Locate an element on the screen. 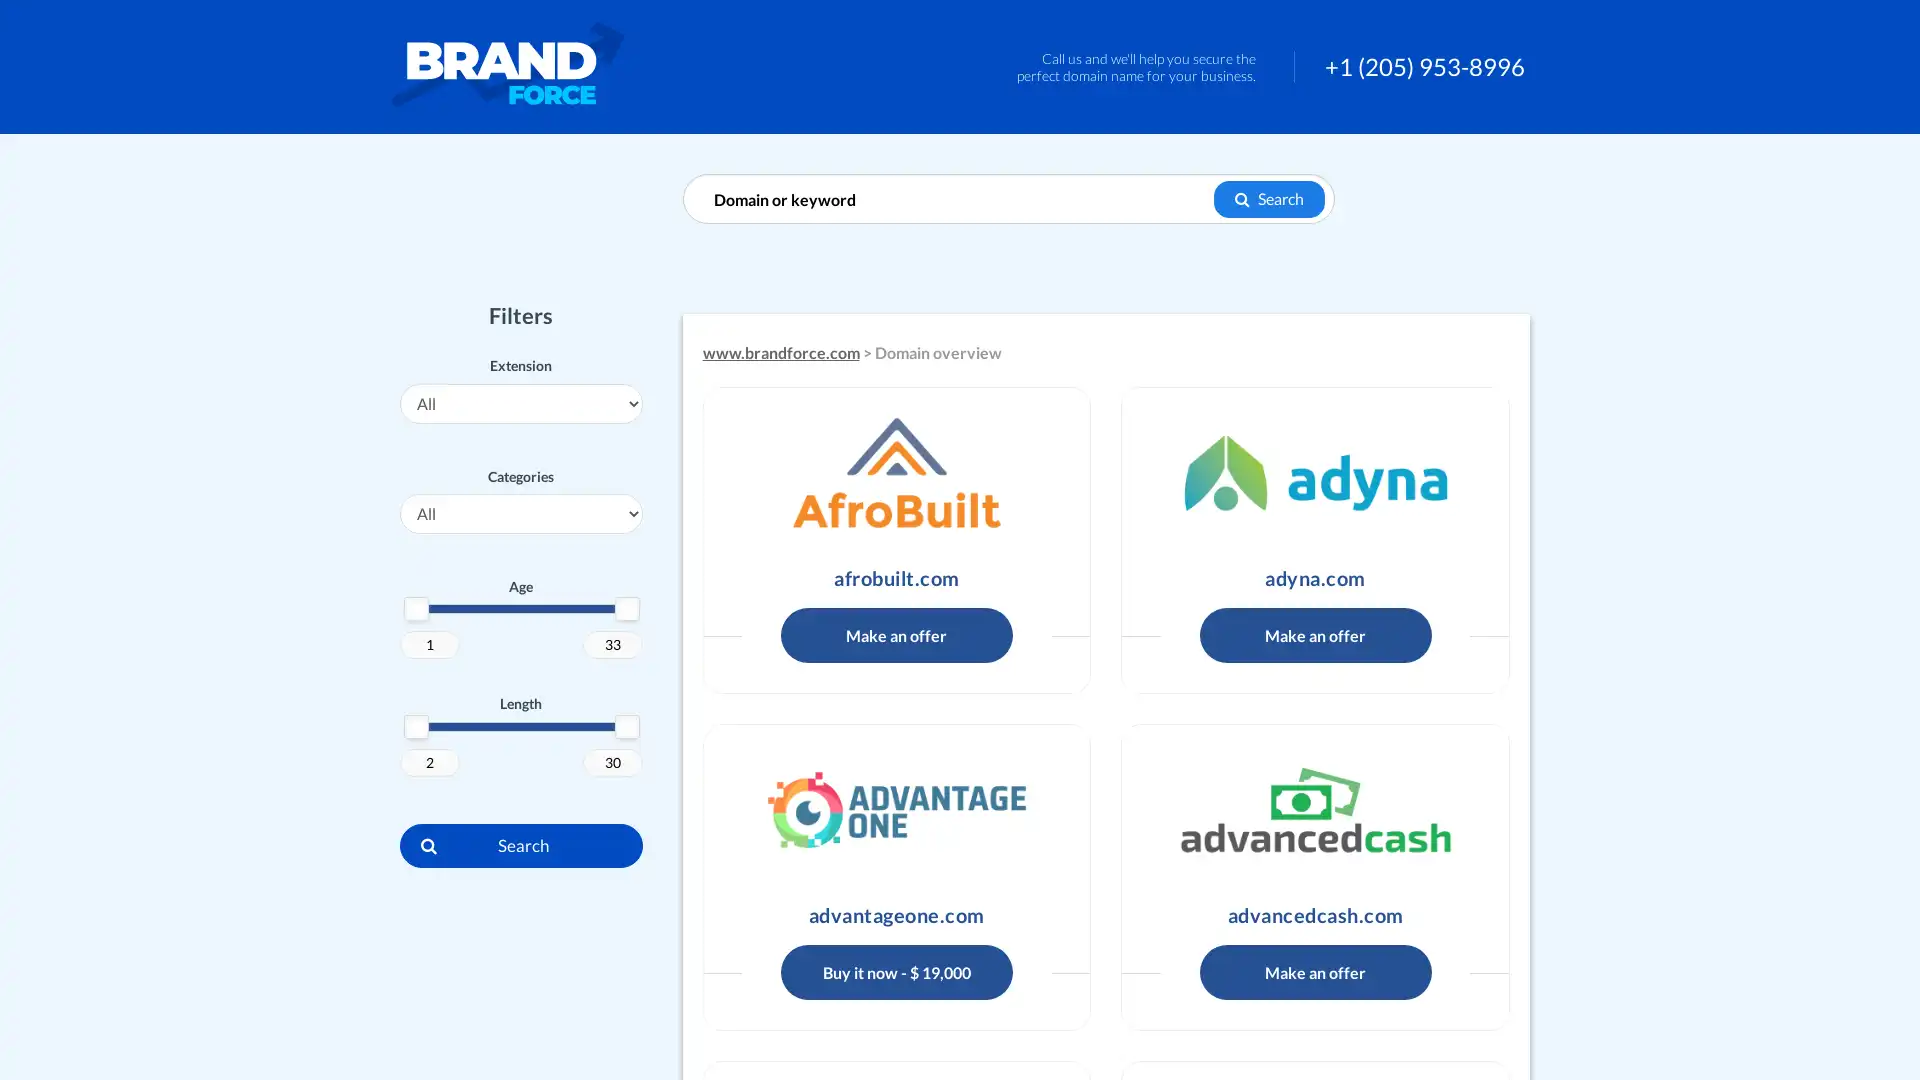  Search is located at coordinates (1268, 199).